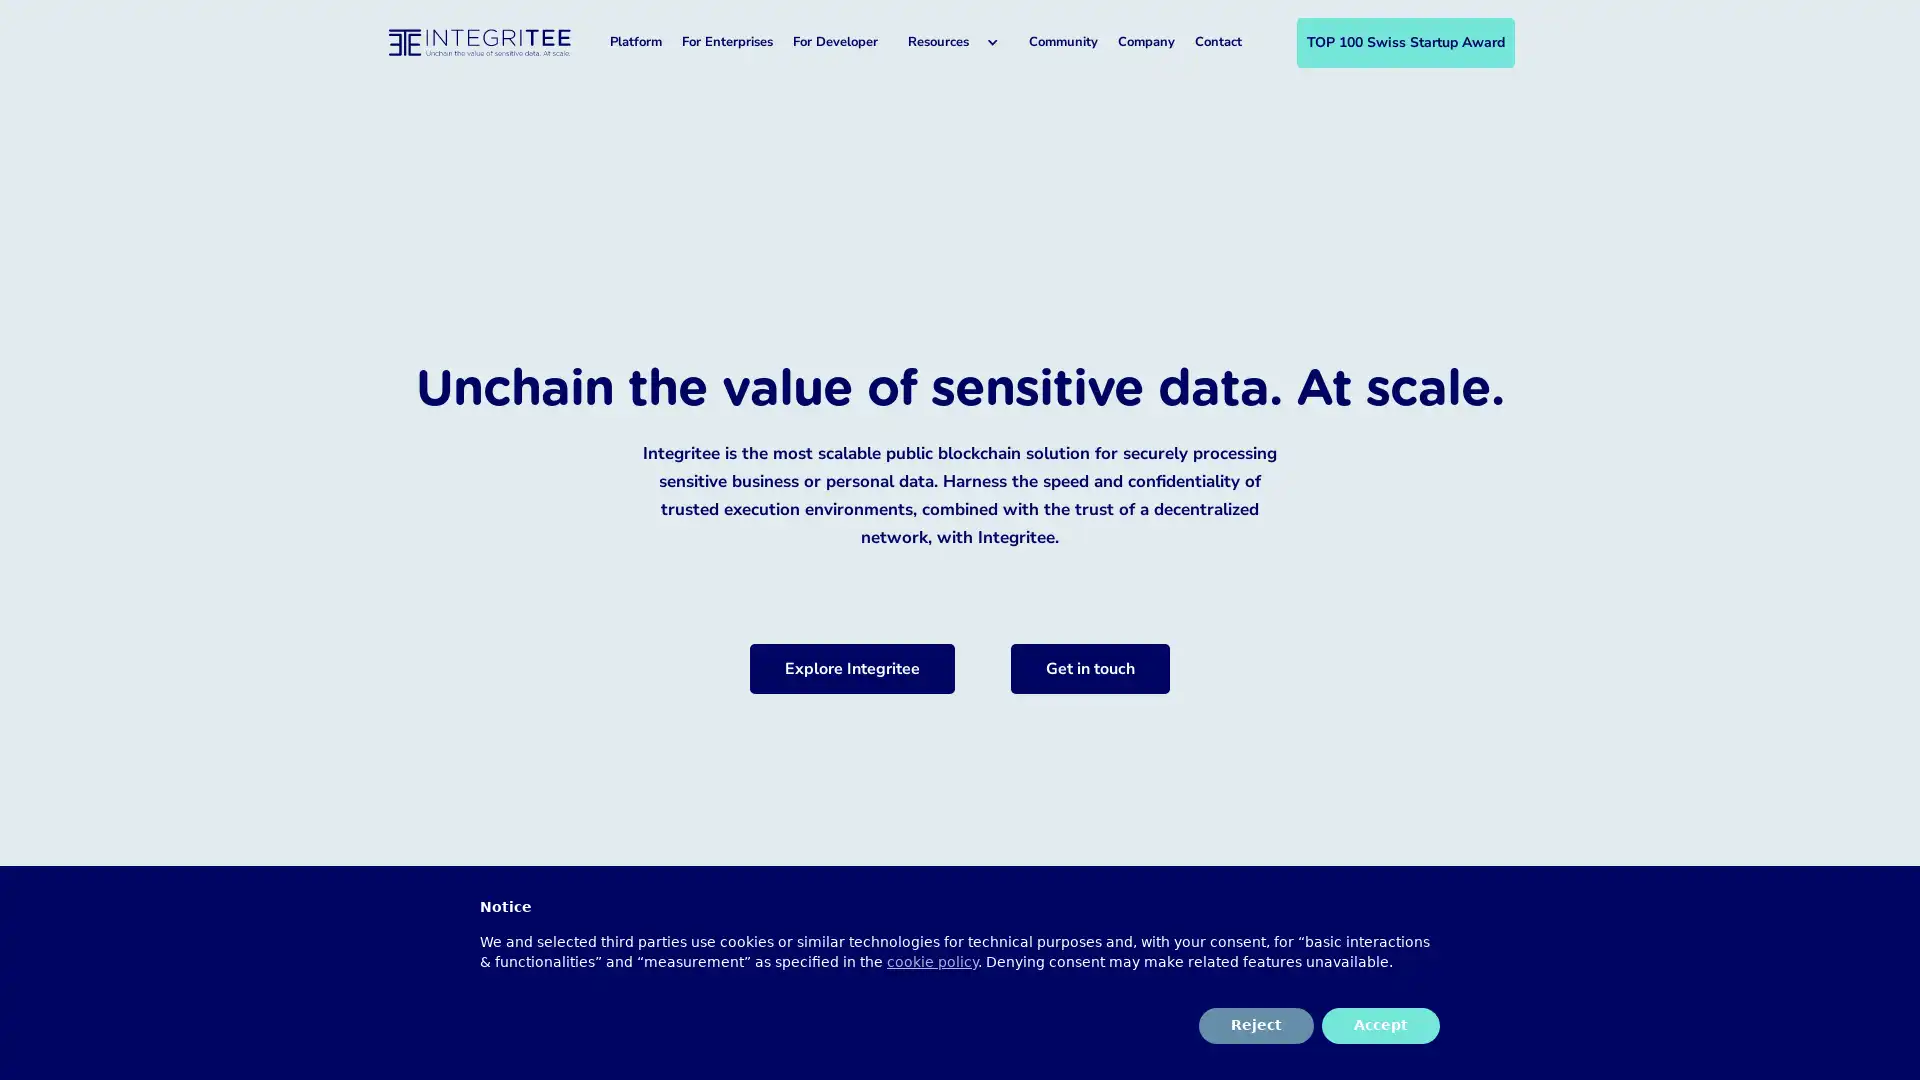 The height and width of the screenshot is (1080, 1920). Describe the element at coordinates (1255, 1026) in the screenshot. I see `Reject` at that location.